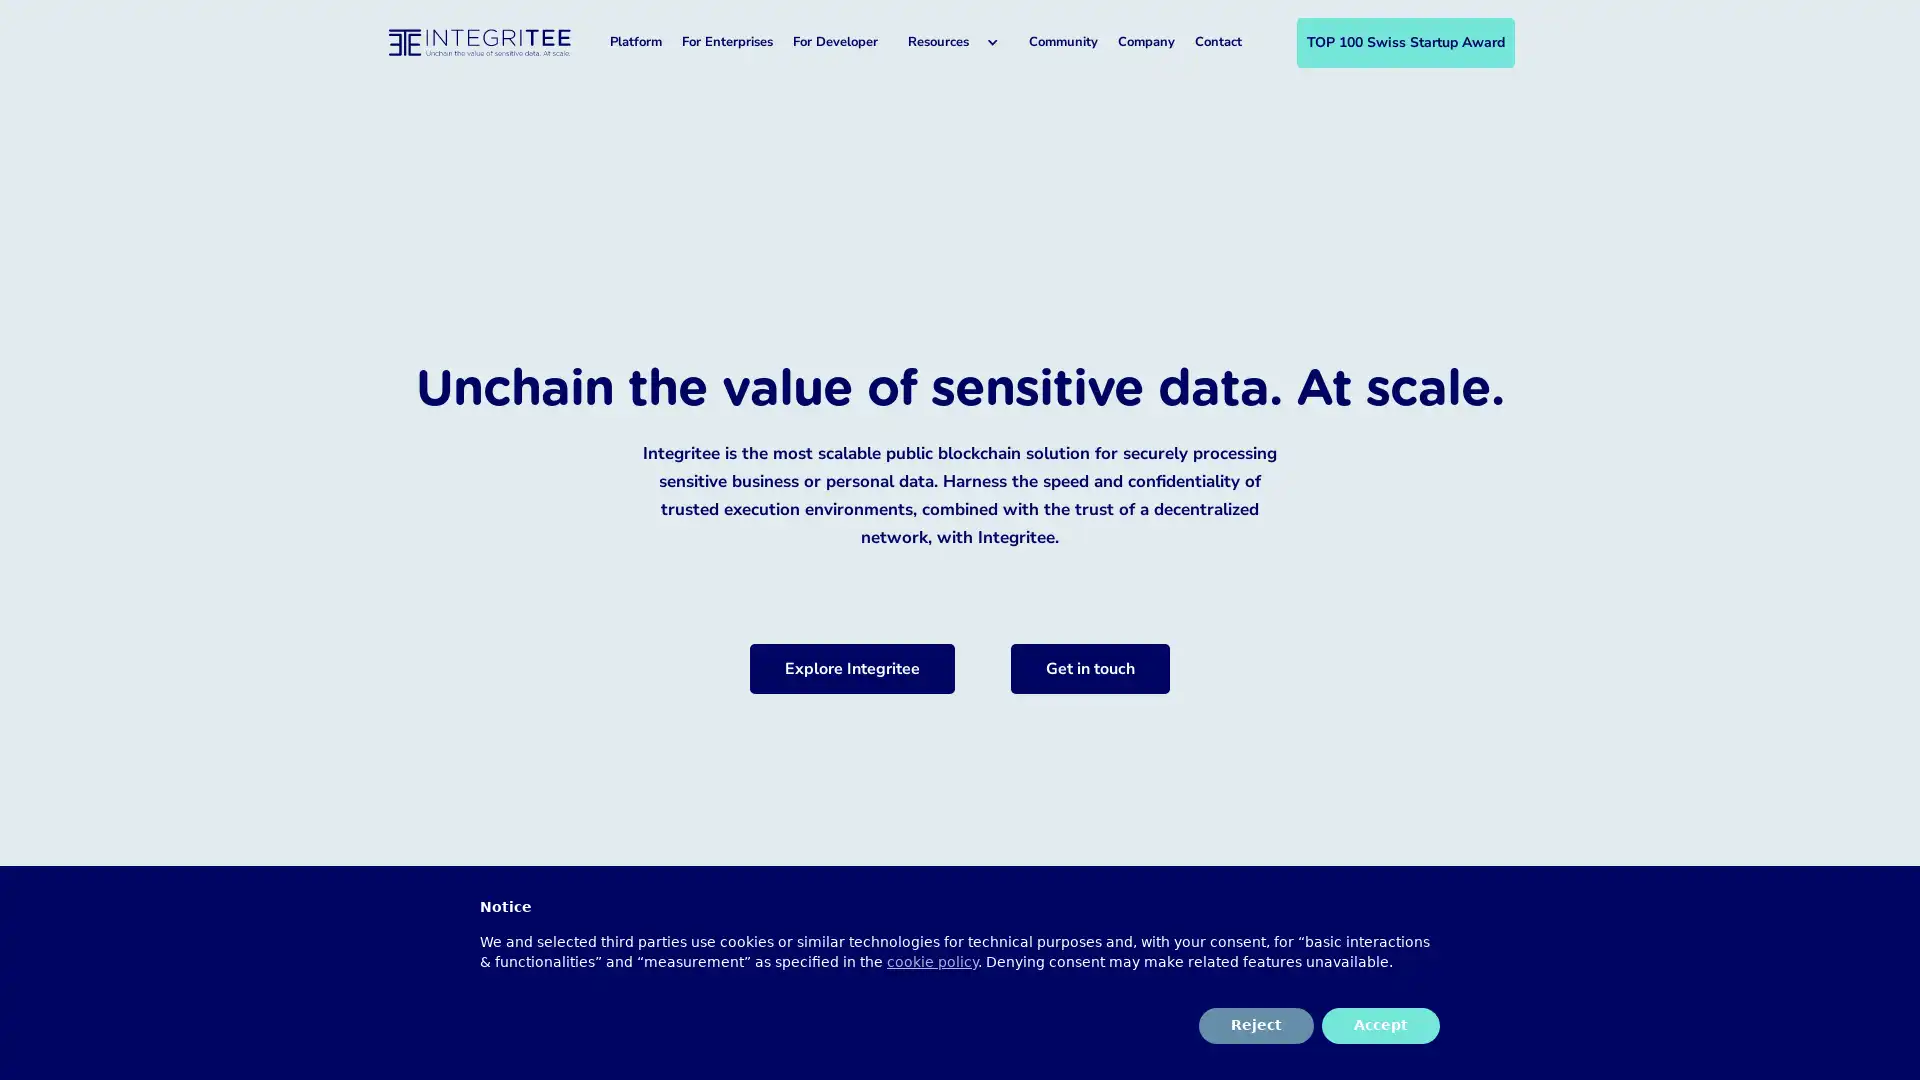 The height and width of the screenshot is (1080, 1920). Describe the element at coordinates (1255, 1026) in the screenshot. I see `Reject` at that location.